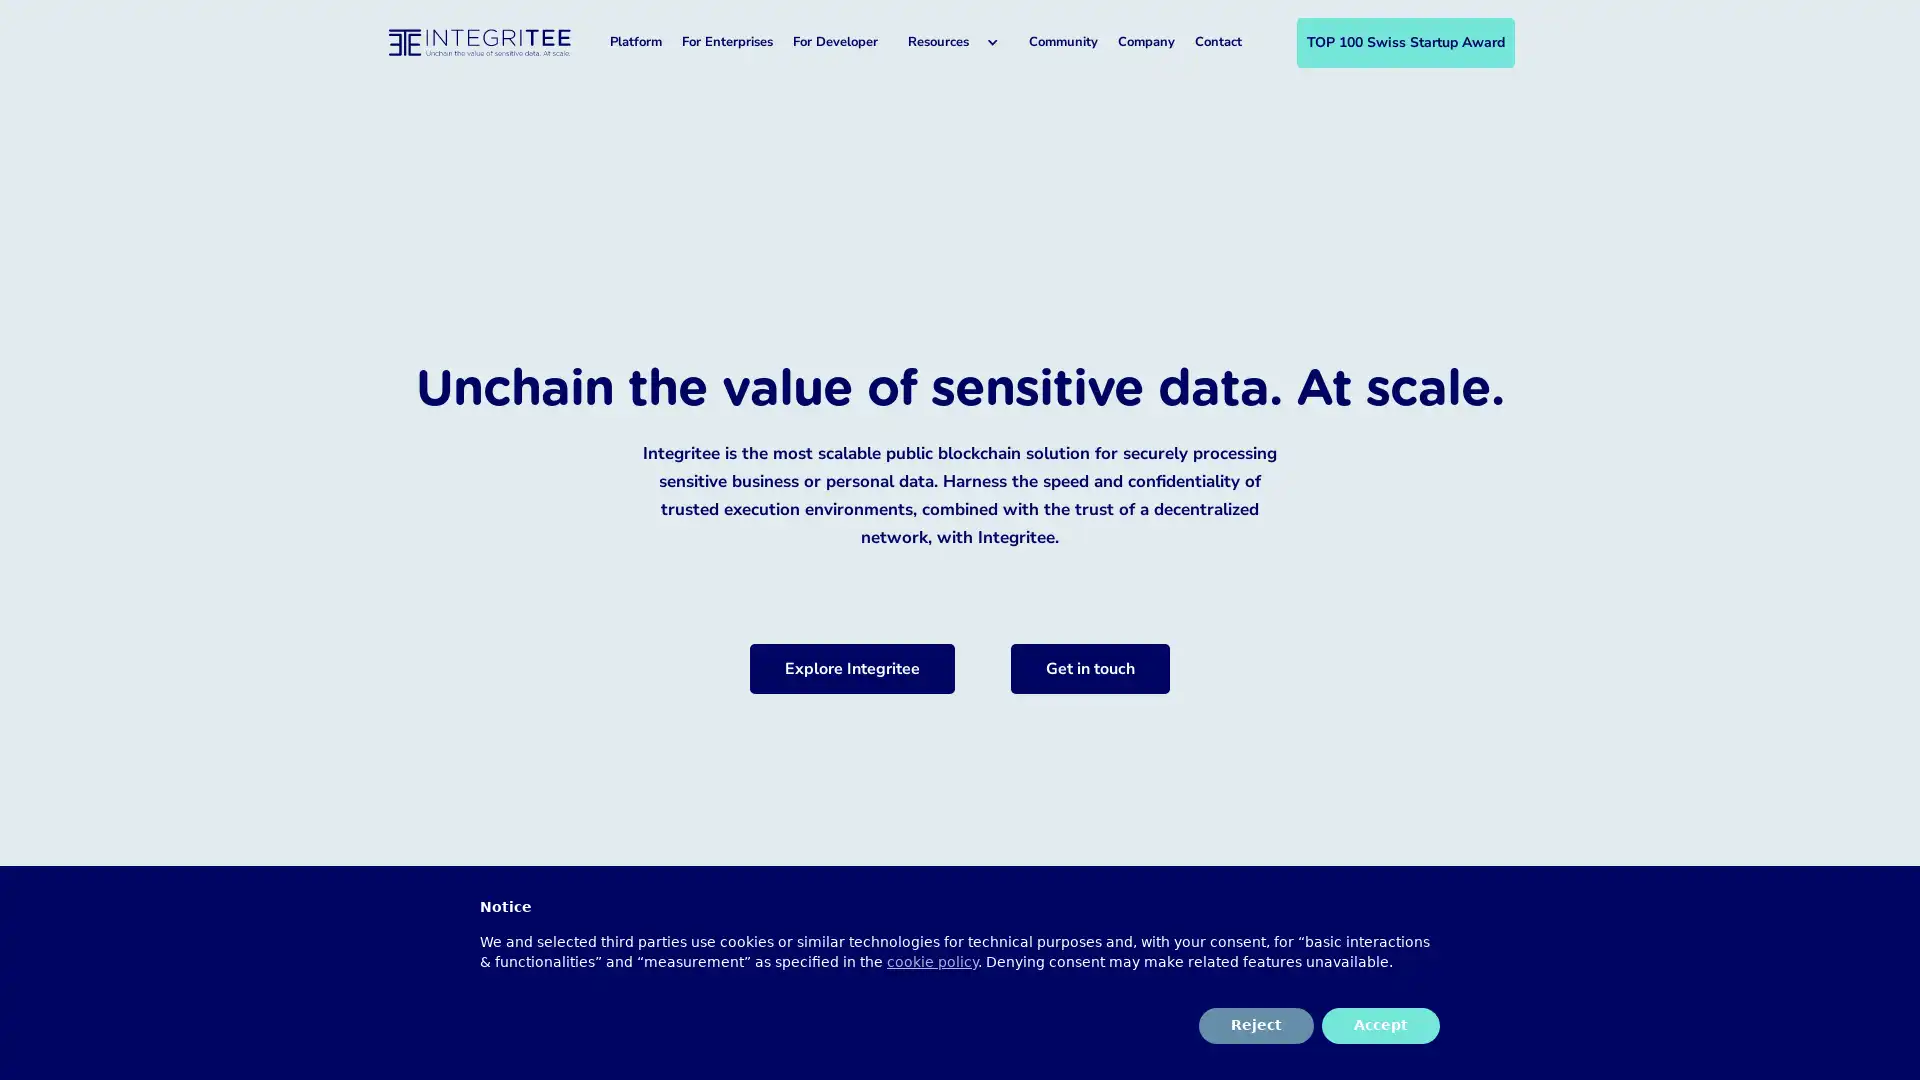 The height and width of the screenshot is (1080, 1920). Describe the element at coordinates (1255, 1026) in the screenshot. I see `Reject` at that location.